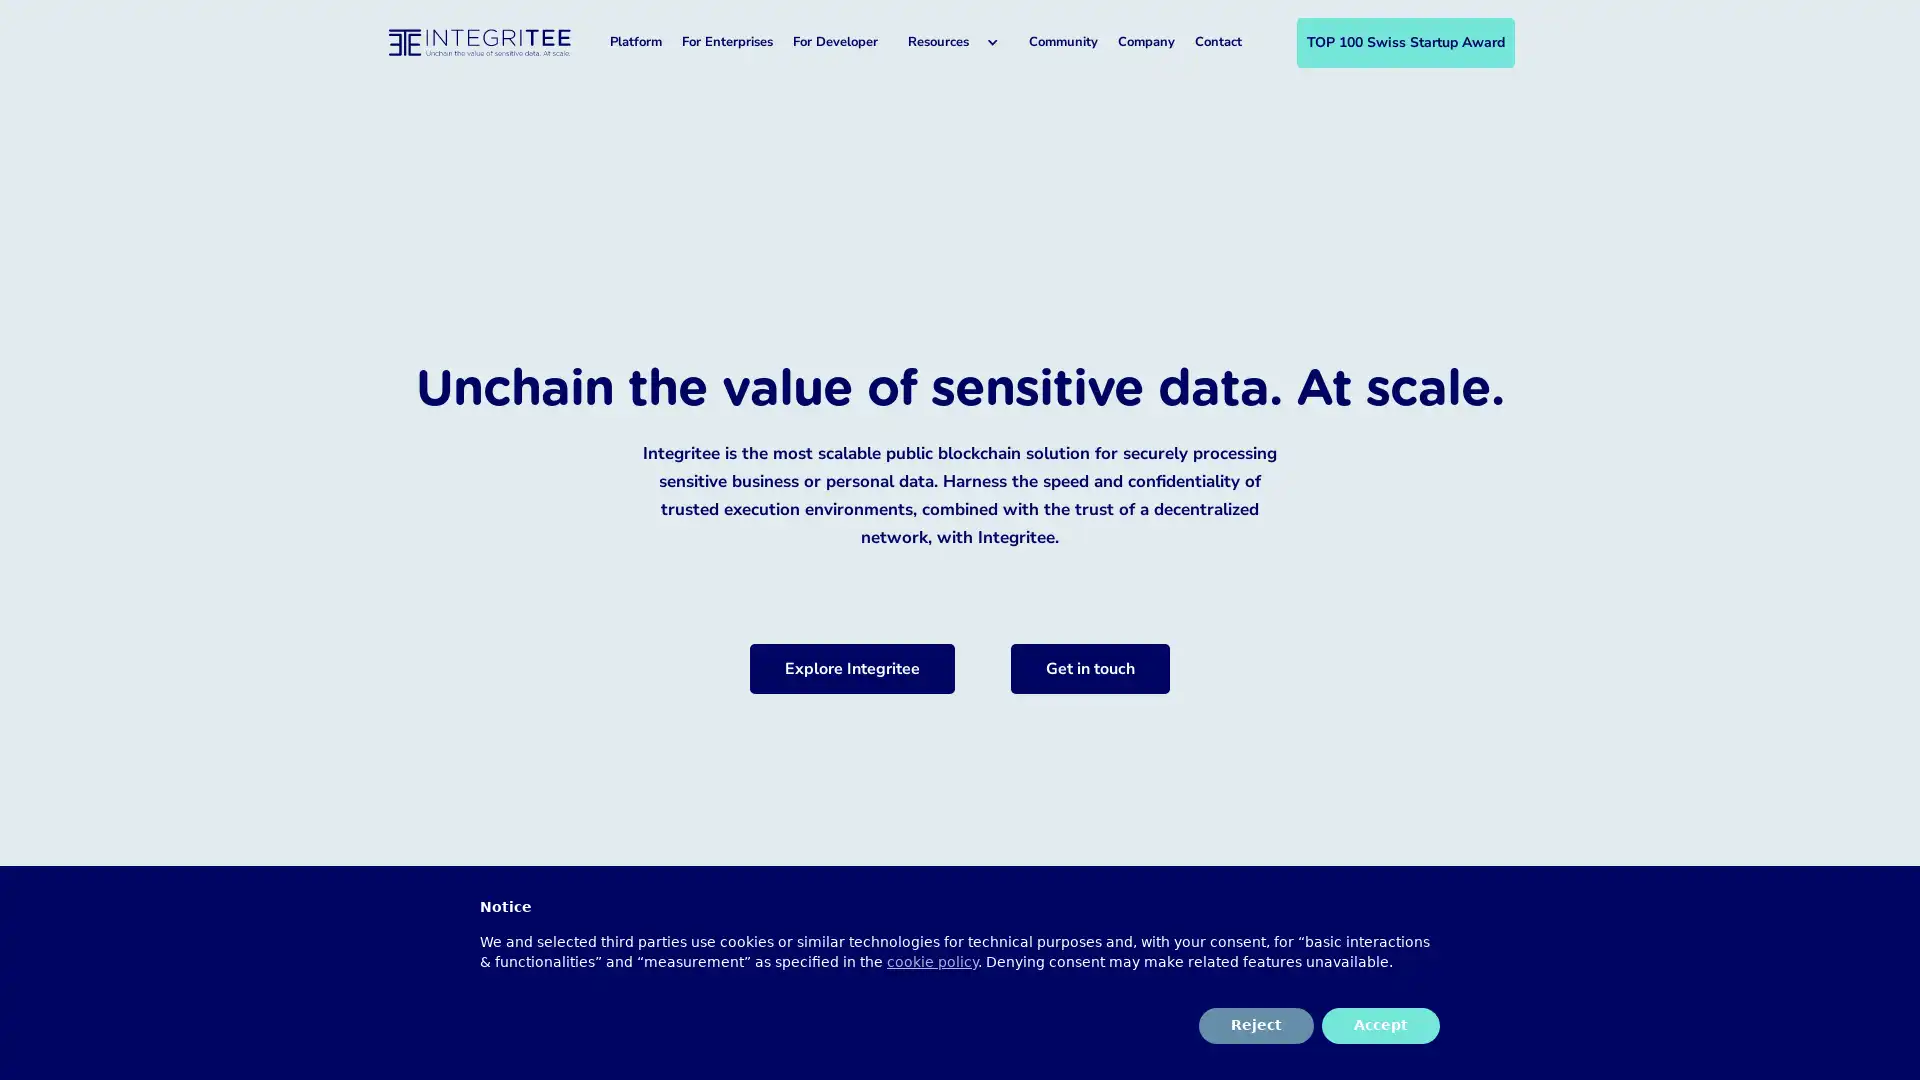 The height and width of the screenshot is (1080, 1920). Describe the element at coordinates (1255, 1026) in the screenshot. I see `Reject` at that location.